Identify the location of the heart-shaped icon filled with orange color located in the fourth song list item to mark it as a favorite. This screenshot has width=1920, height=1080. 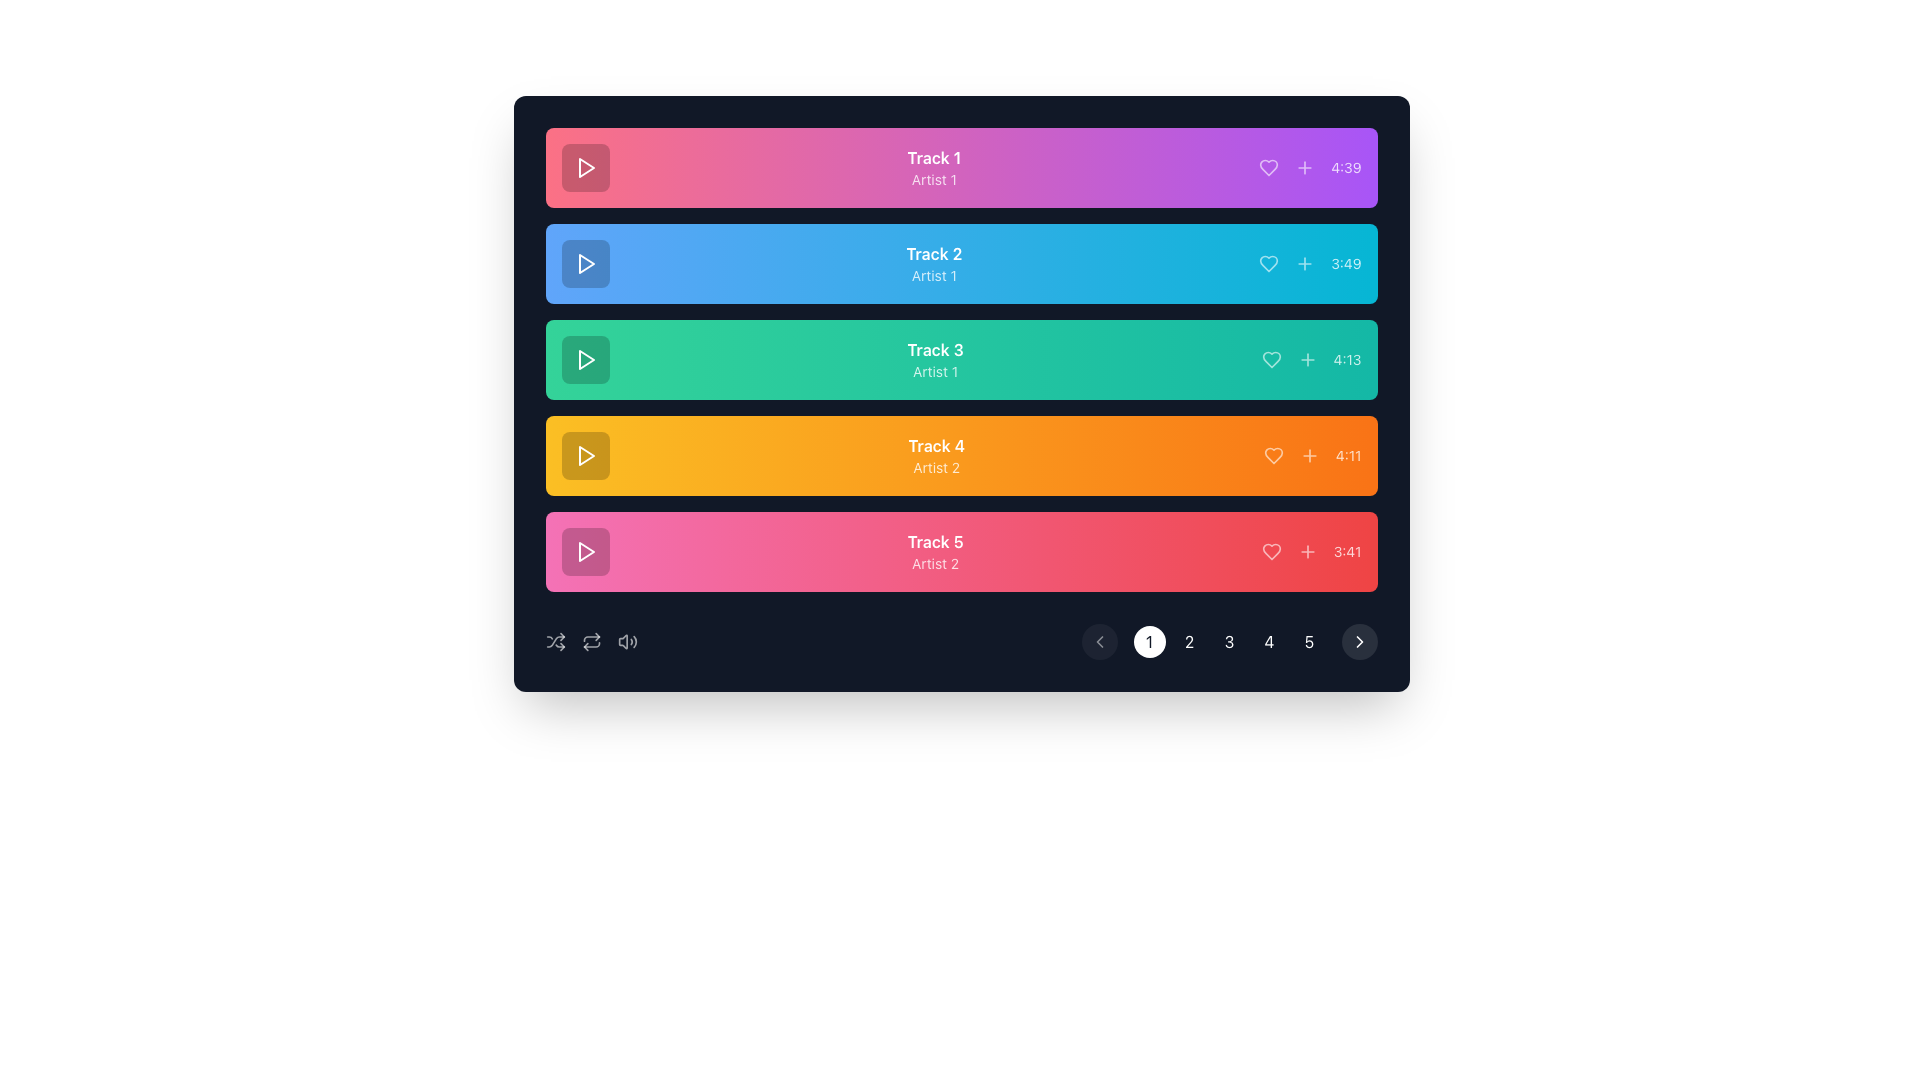
(1272, 455).